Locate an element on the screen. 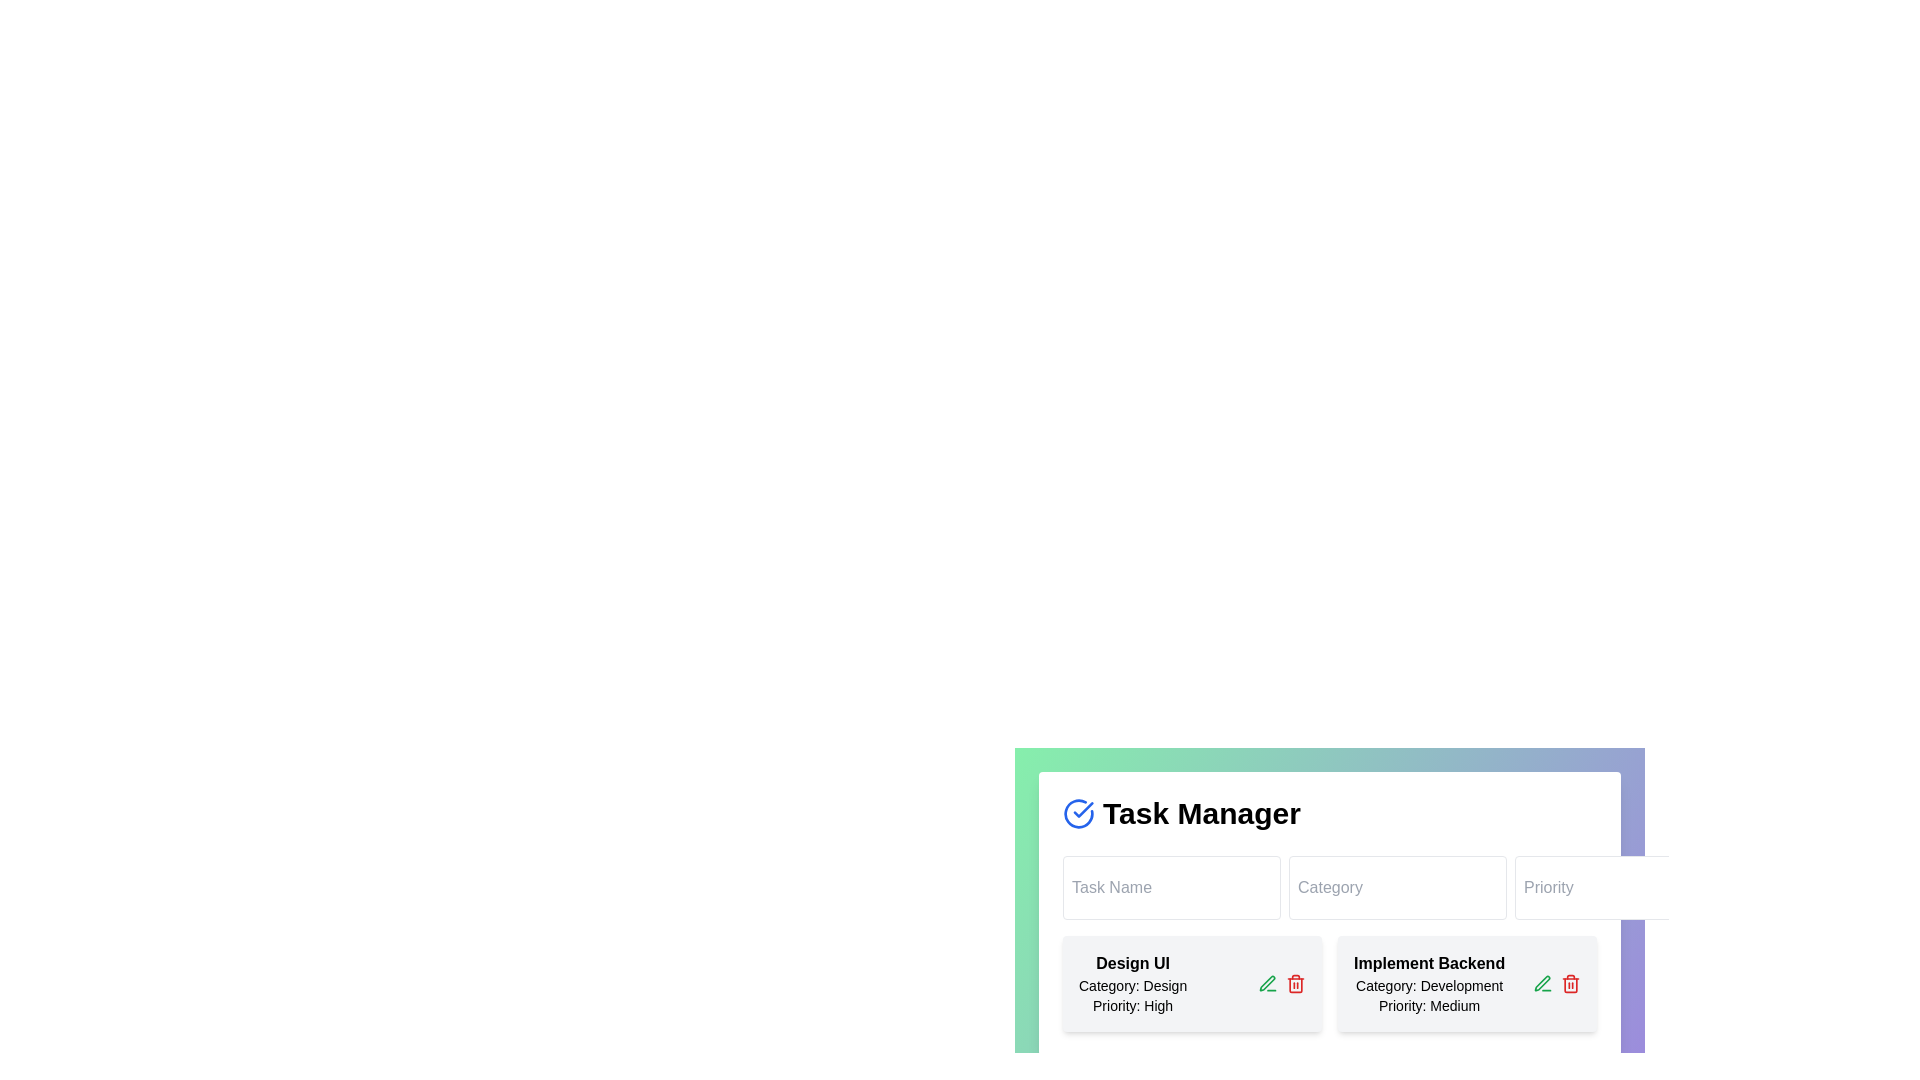 This screenshot has height=1080, width=1920. the text block titled 'Implement Backend', which includes 'Category: Development' and 'Priority: Medium', located within a card under the 'Task Manager' header is located at coordinates (1428, 982).